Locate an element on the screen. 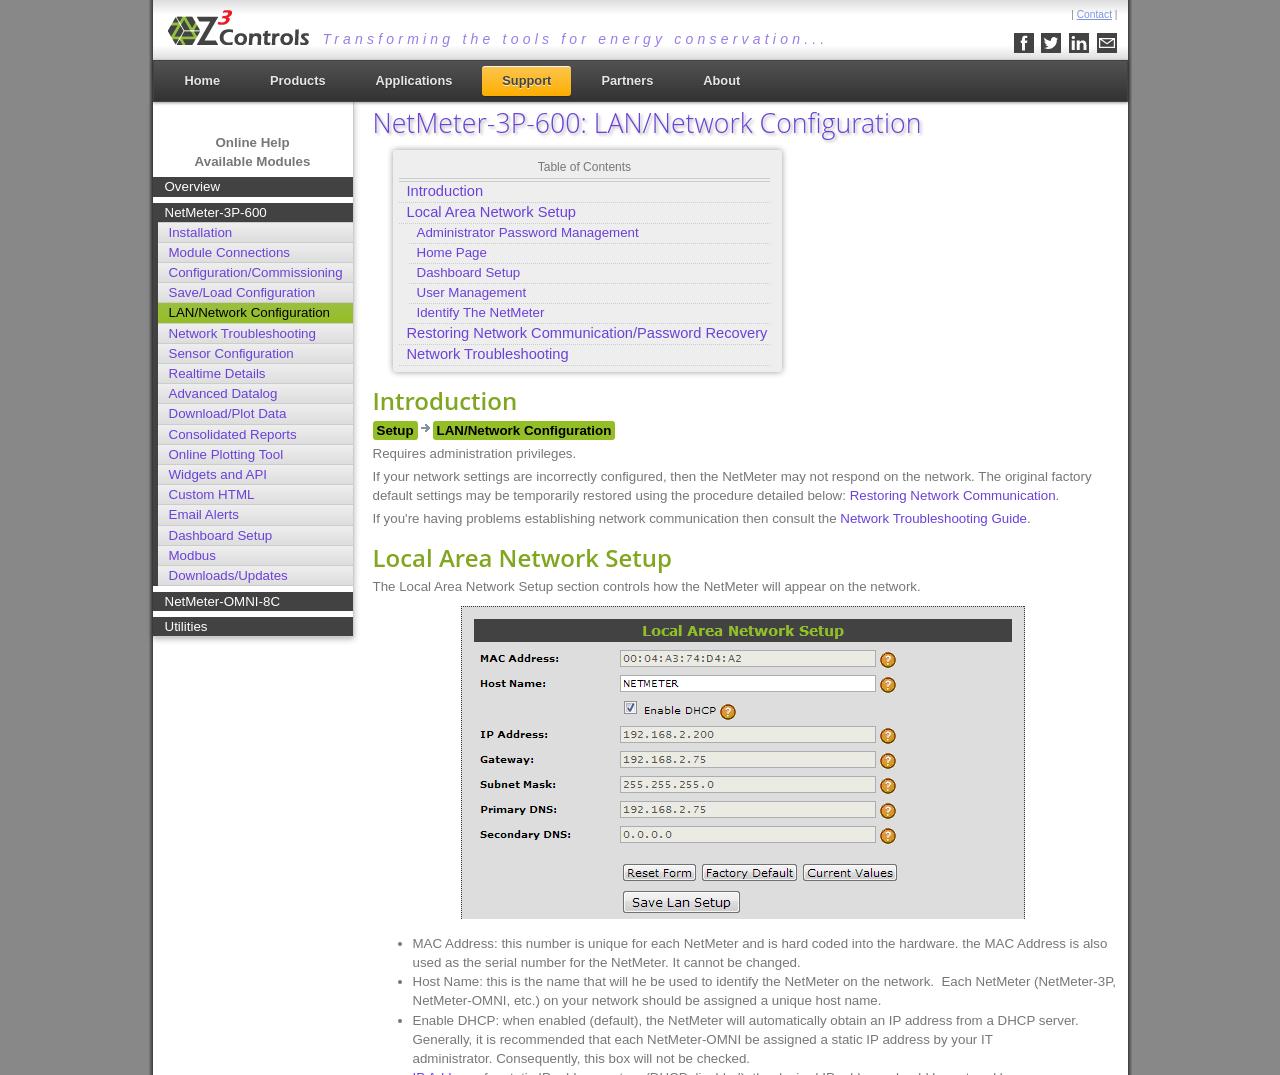  'Restoring Network Communication/Password Recovery' is located at coordinates (405, 330).